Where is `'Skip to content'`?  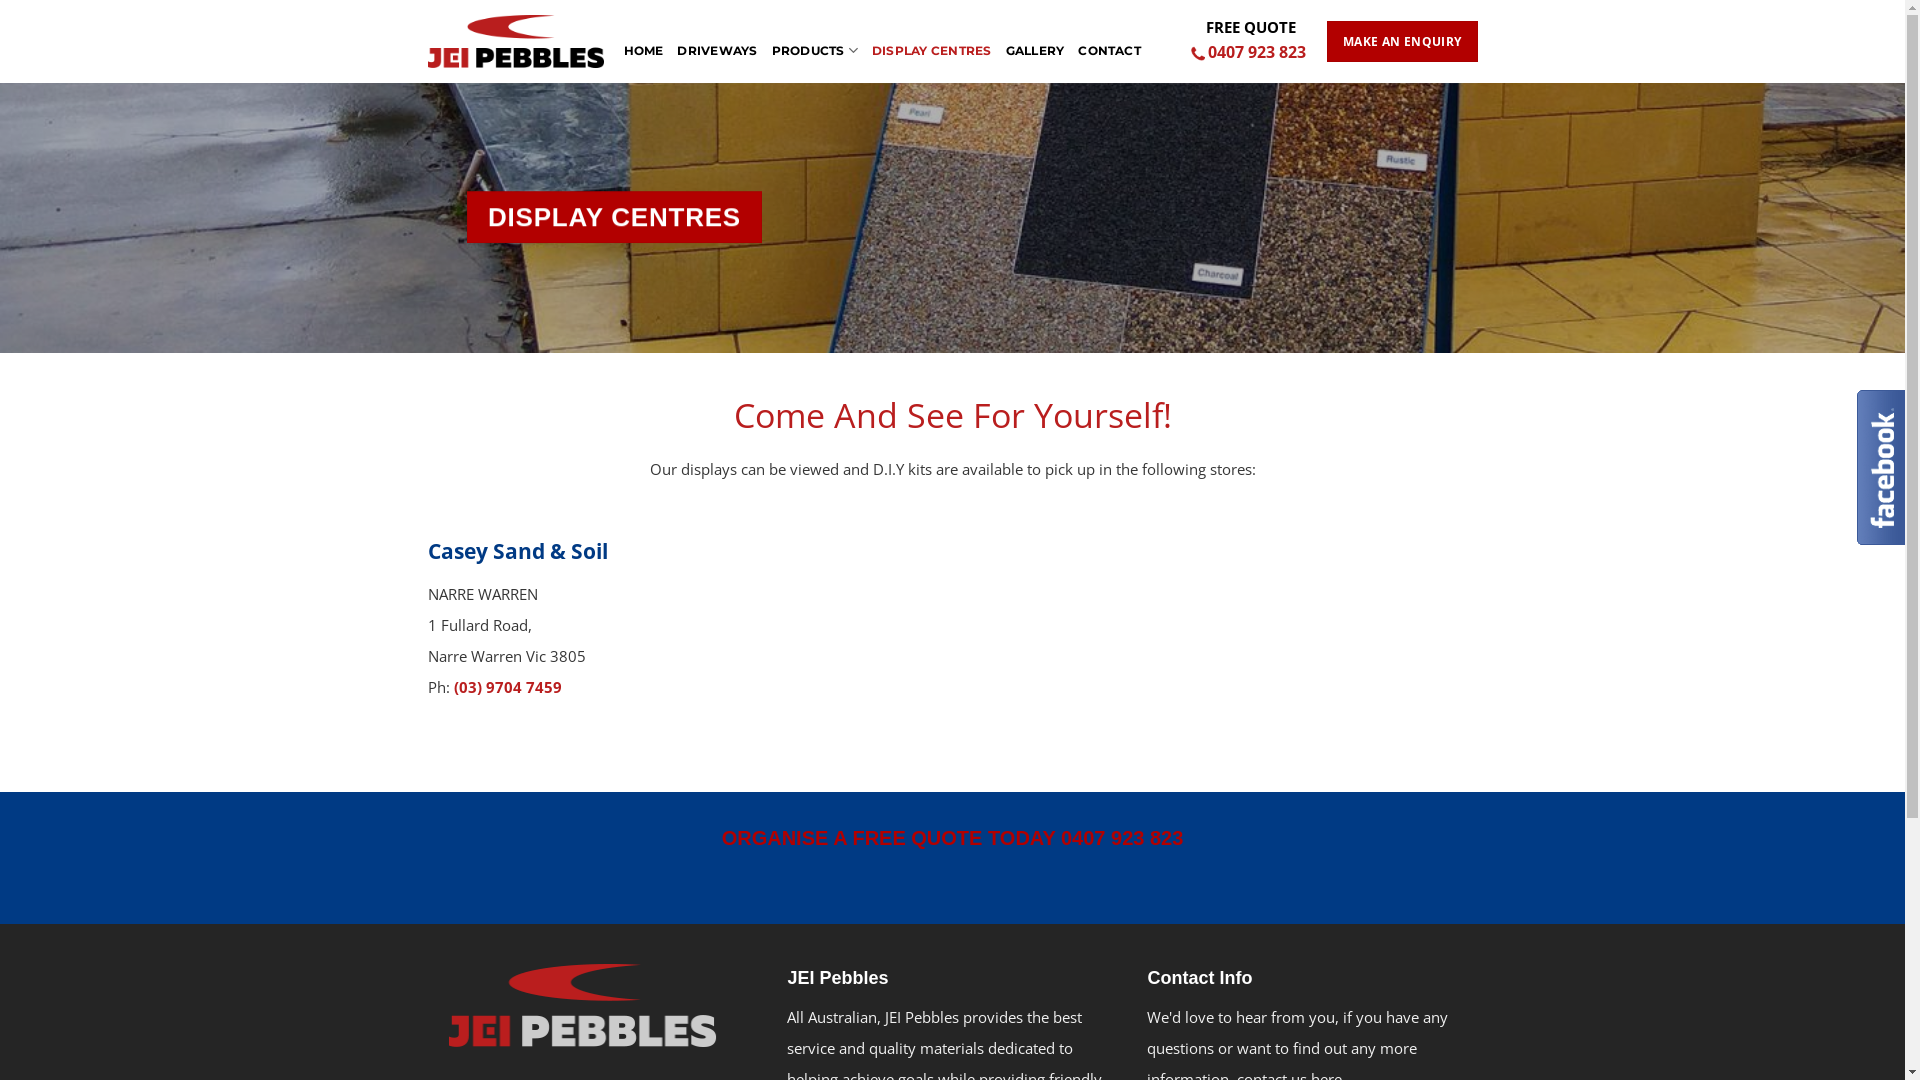 'Skip to content' is located at coordinates (0, 0).